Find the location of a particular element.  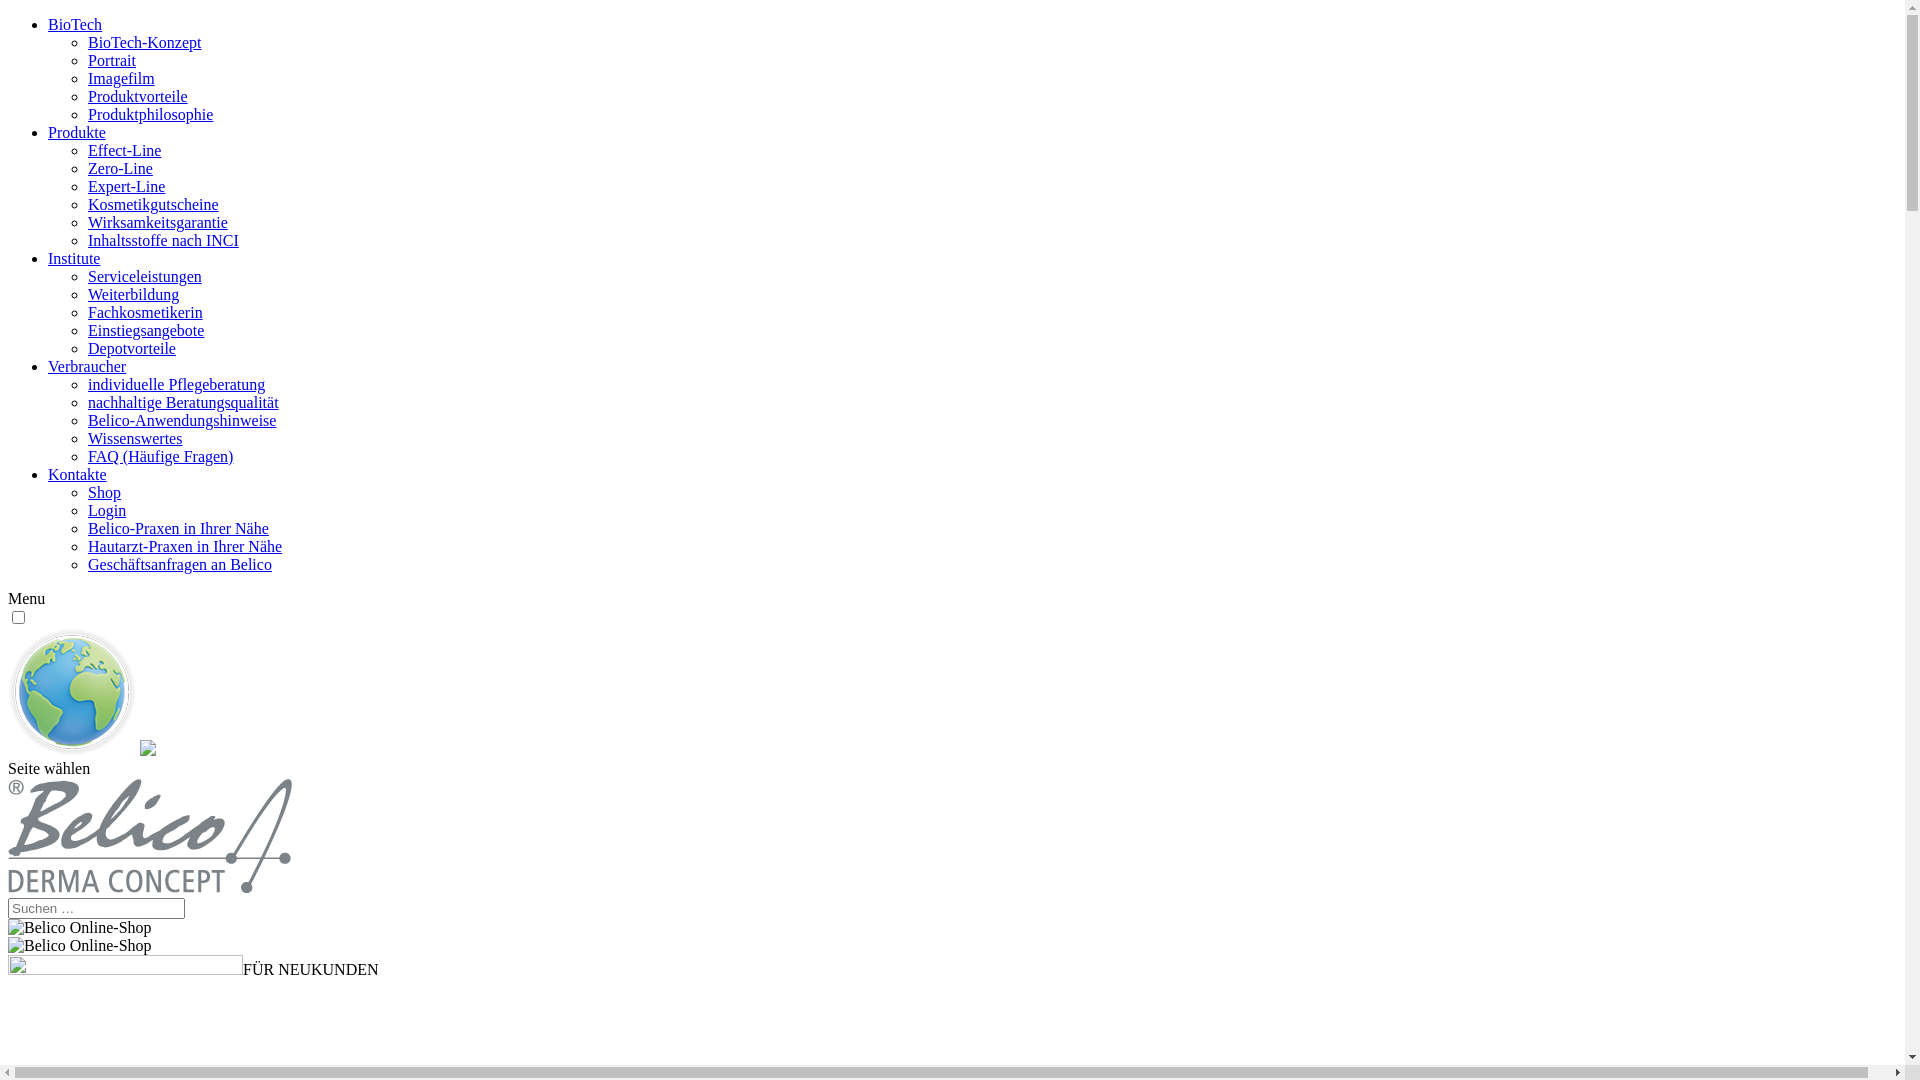

'Inhaltsstoffe nach INCI' is located at coordinates (86, 239).